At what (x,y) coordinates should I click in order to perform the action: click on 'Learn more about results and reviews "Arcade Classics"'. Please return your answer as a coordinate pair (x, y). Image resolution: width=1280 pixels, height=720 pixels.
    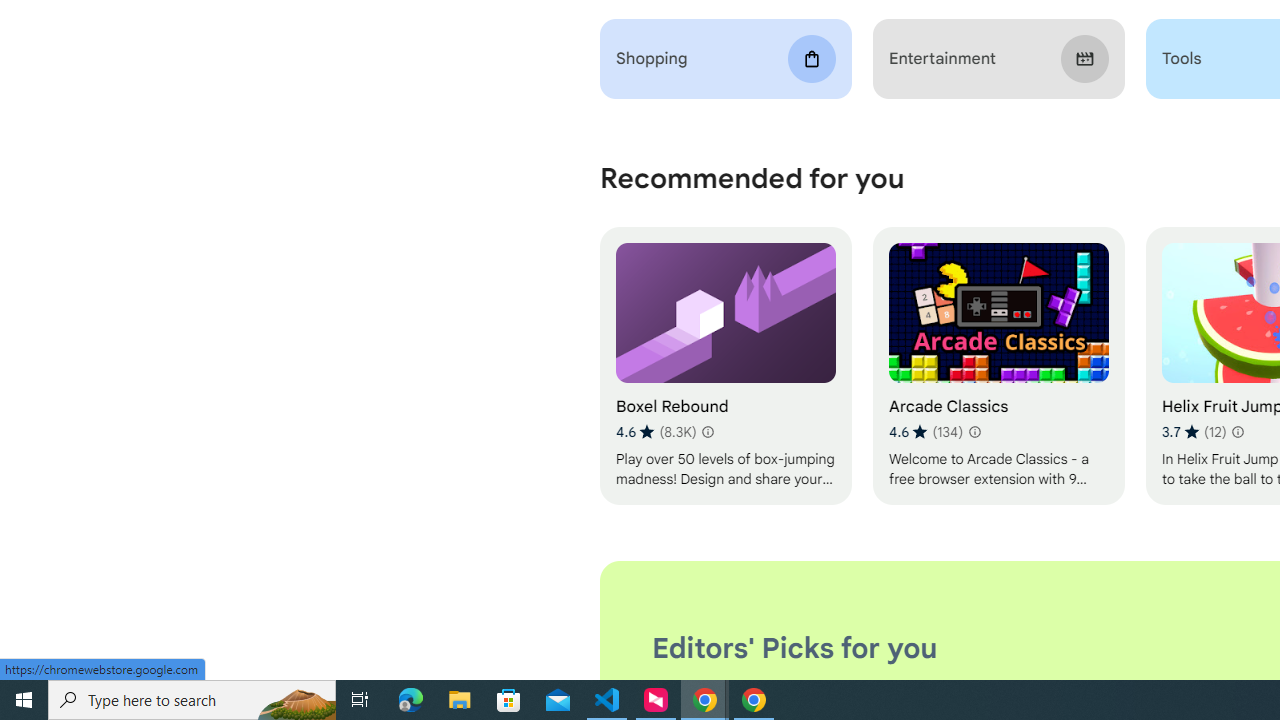
    Looking at the image, I should click on (974, 431).